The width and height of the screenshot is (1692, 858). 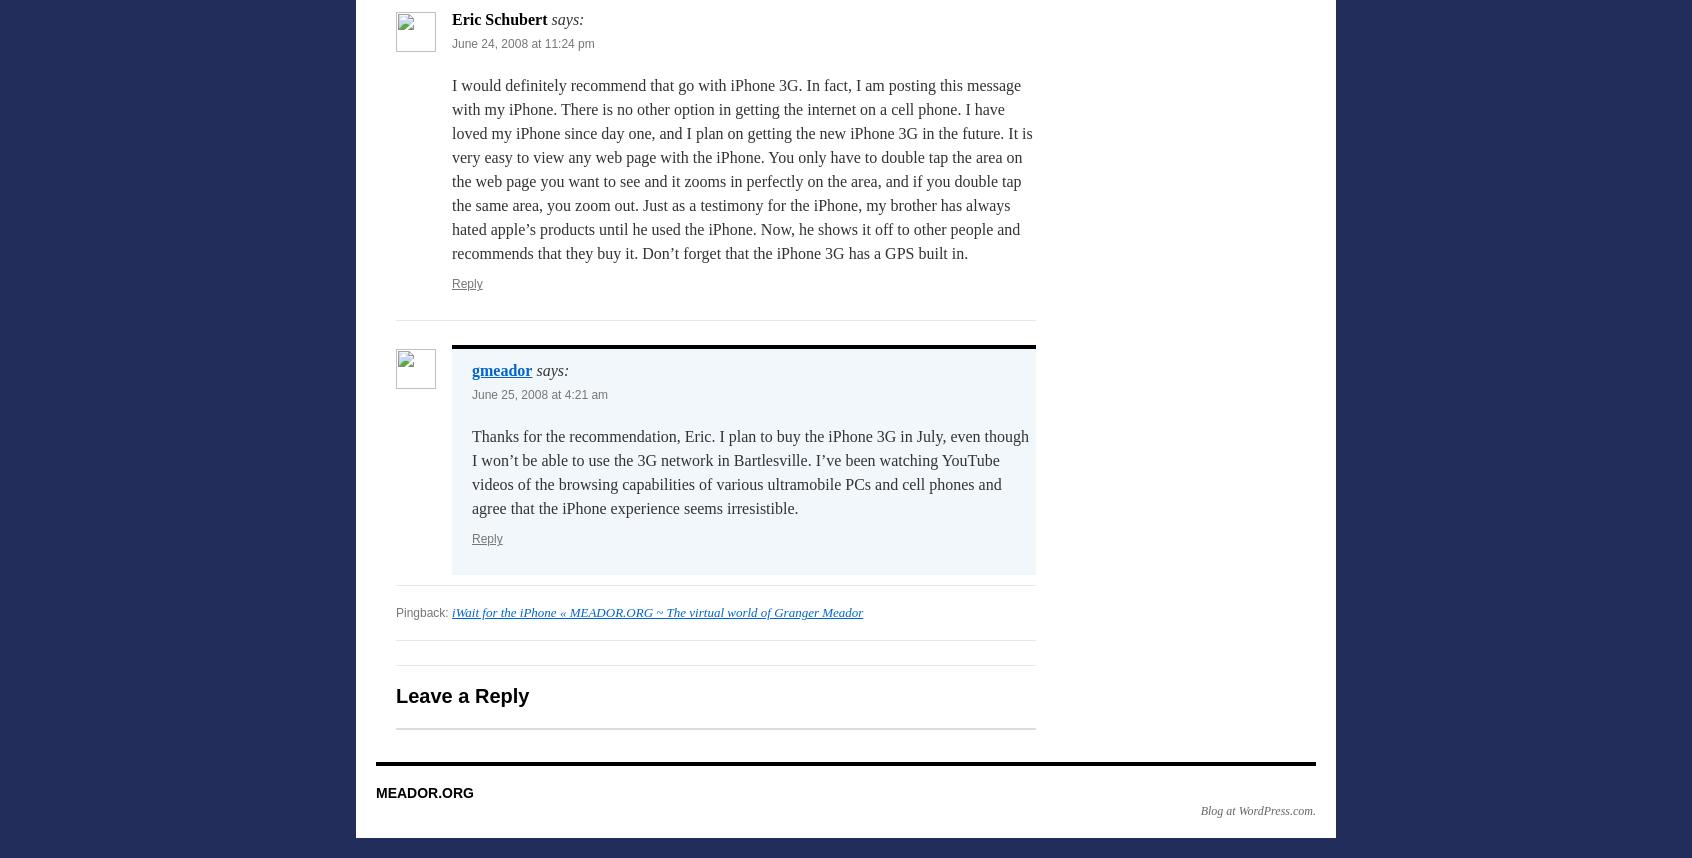 I want to click on 'iWait for the iPhone « MEADOR.ORG ~ The virtual world of Granger Meador', so click(x=657, y=612).